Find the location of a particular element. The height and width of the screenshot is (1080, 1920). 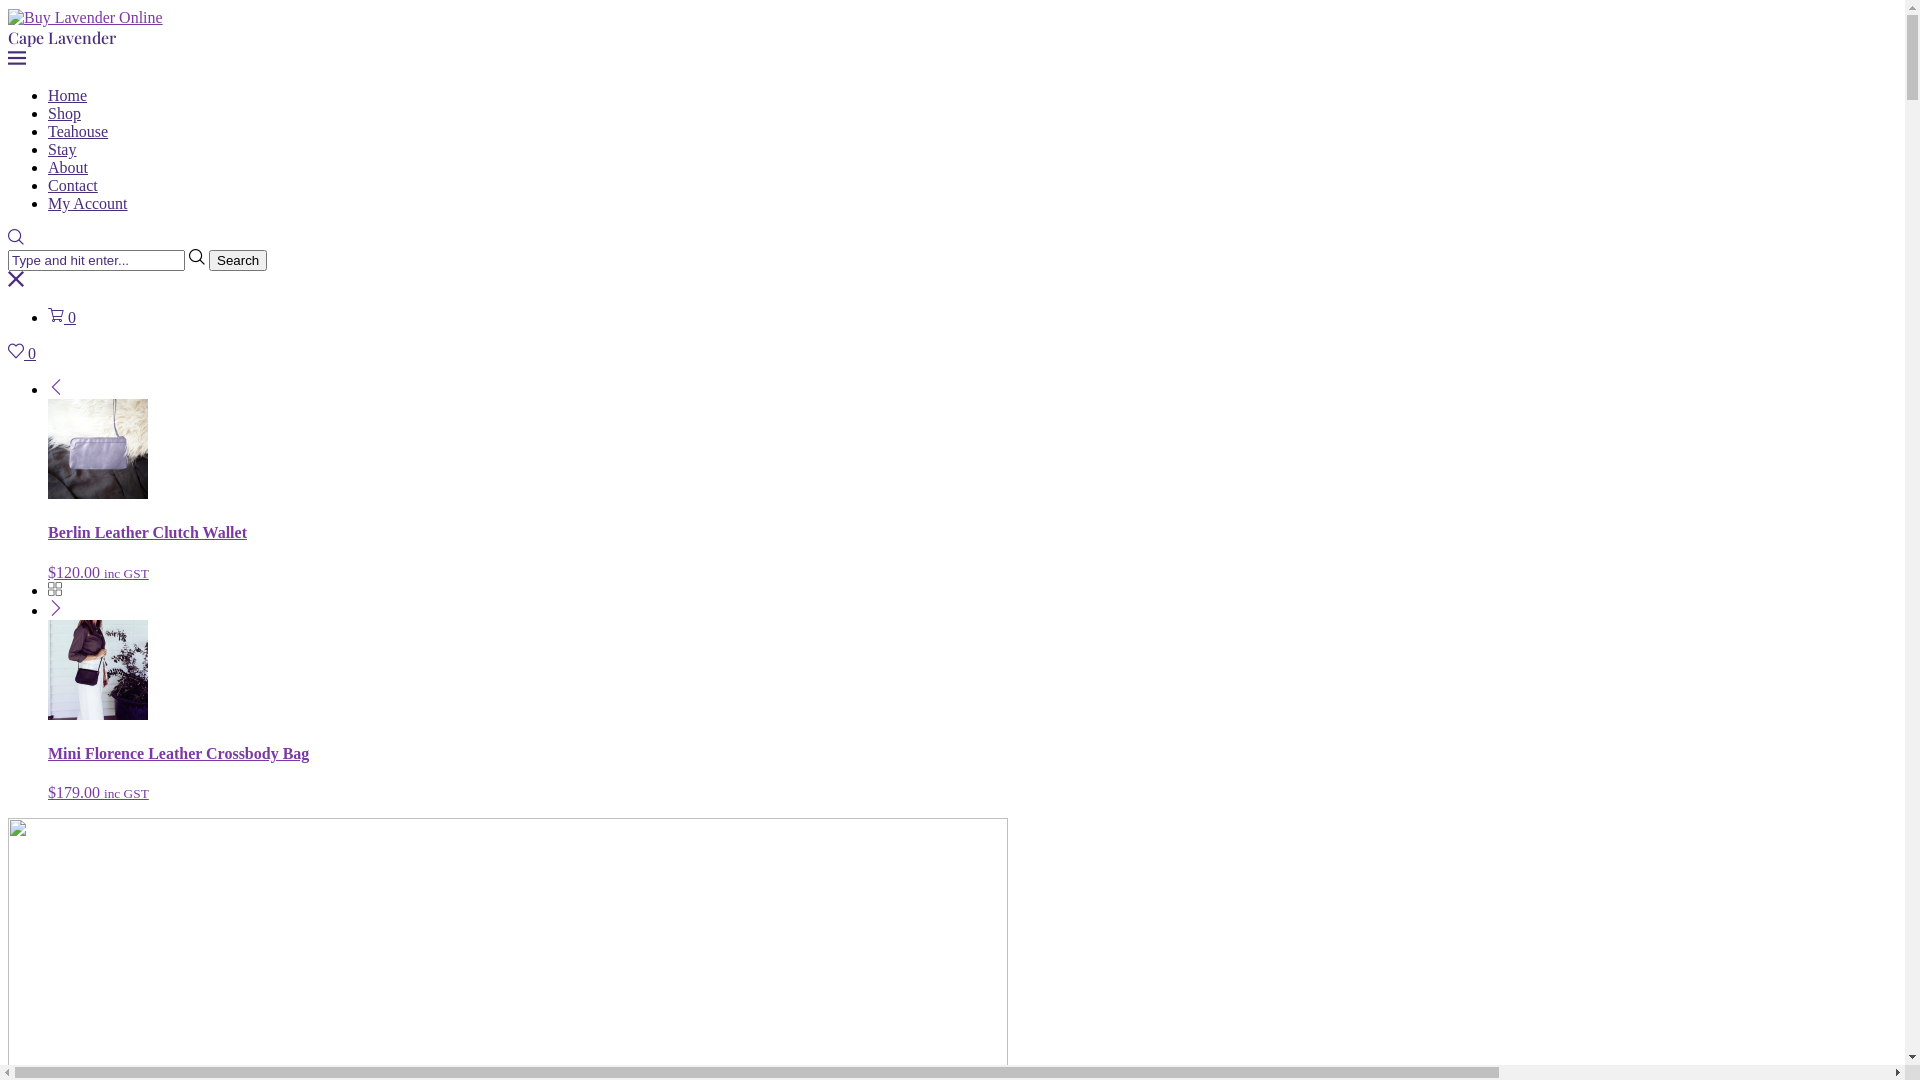

'Contact' is located at coordinates (72, 185).